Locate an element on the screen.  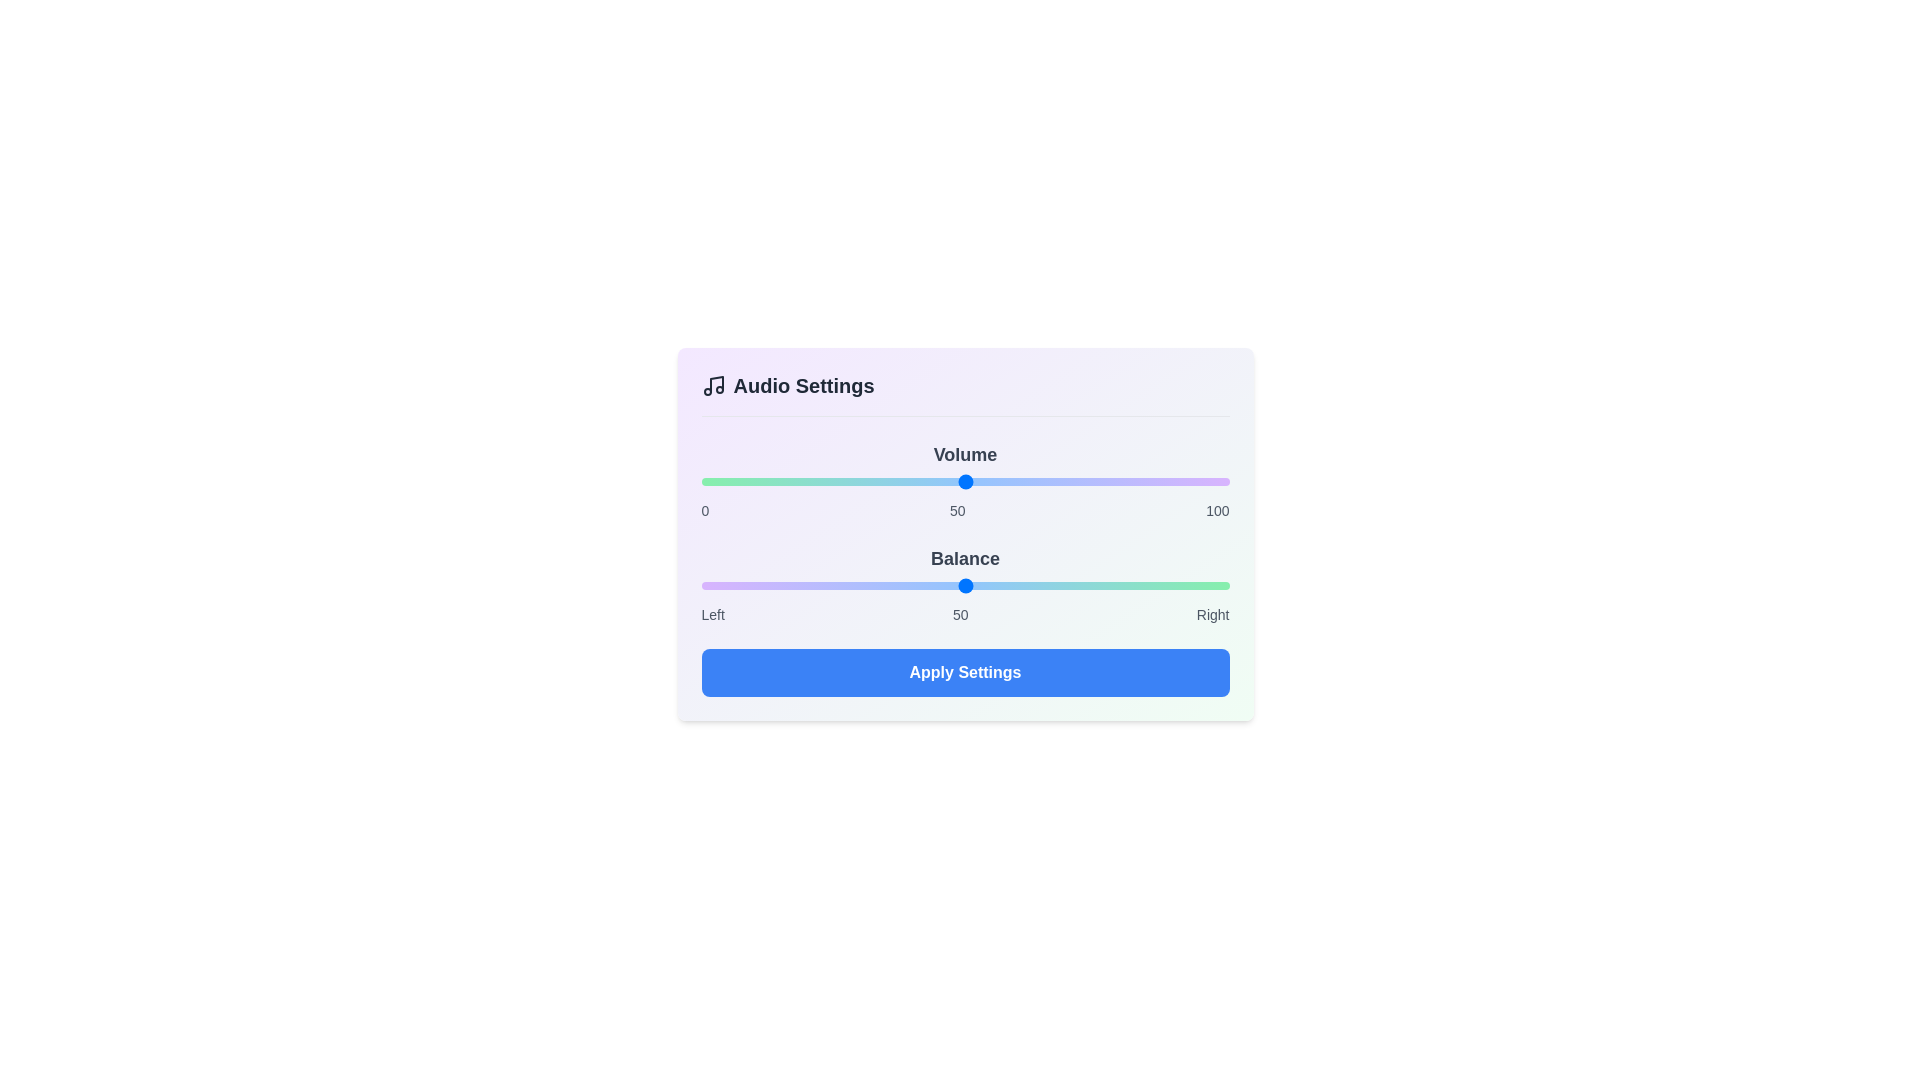
the 'Audio Settings' panel is located at coordinates (965, 533).